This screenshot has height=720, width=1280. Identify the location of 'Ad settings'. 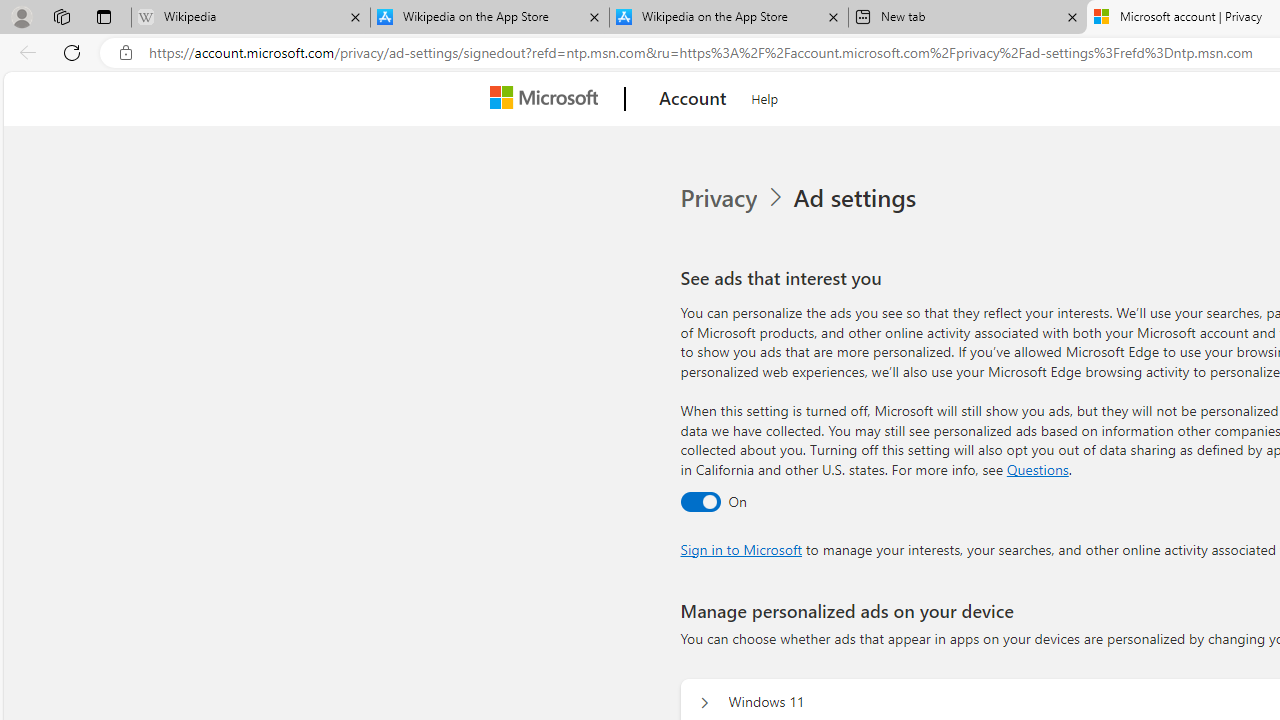
(858, 198).